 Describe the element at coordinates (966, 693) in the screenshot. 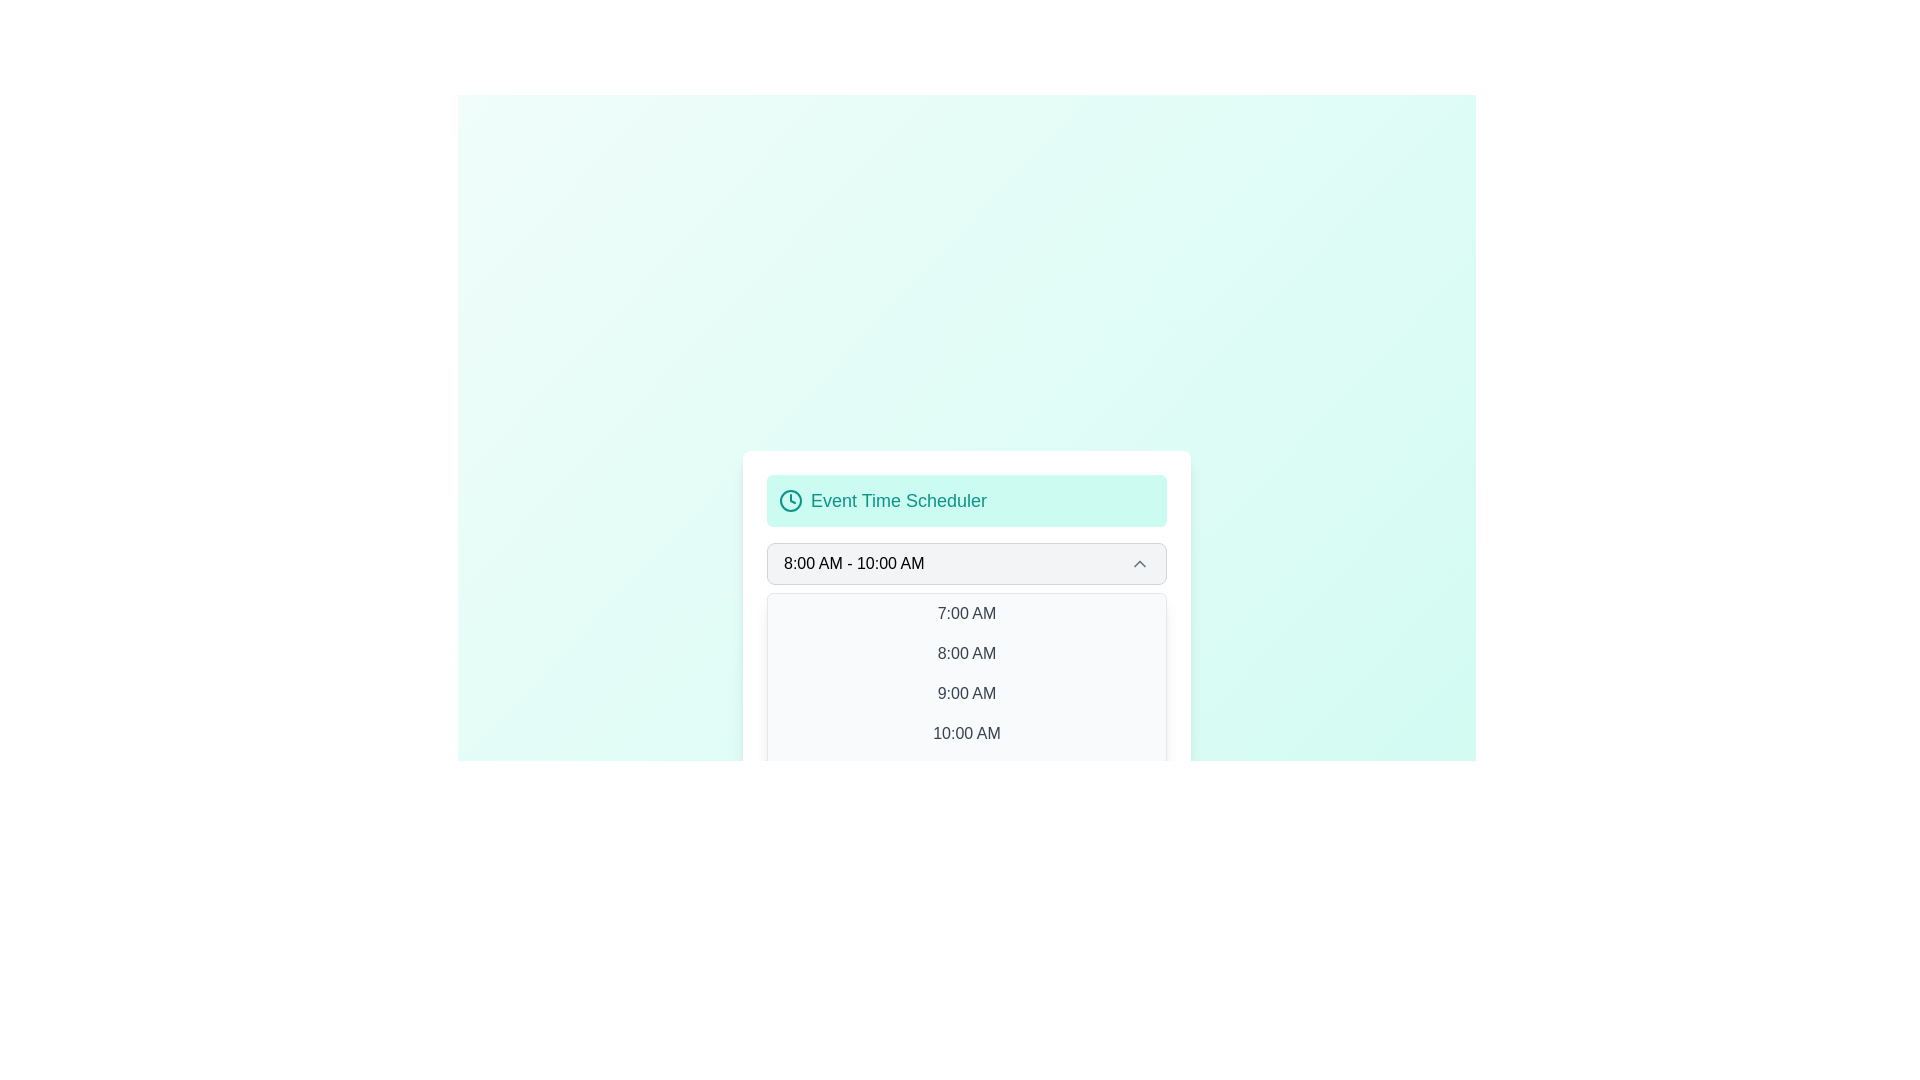

I see `the third row of the dropdown menu labeled '9:00 AM'` at that location.